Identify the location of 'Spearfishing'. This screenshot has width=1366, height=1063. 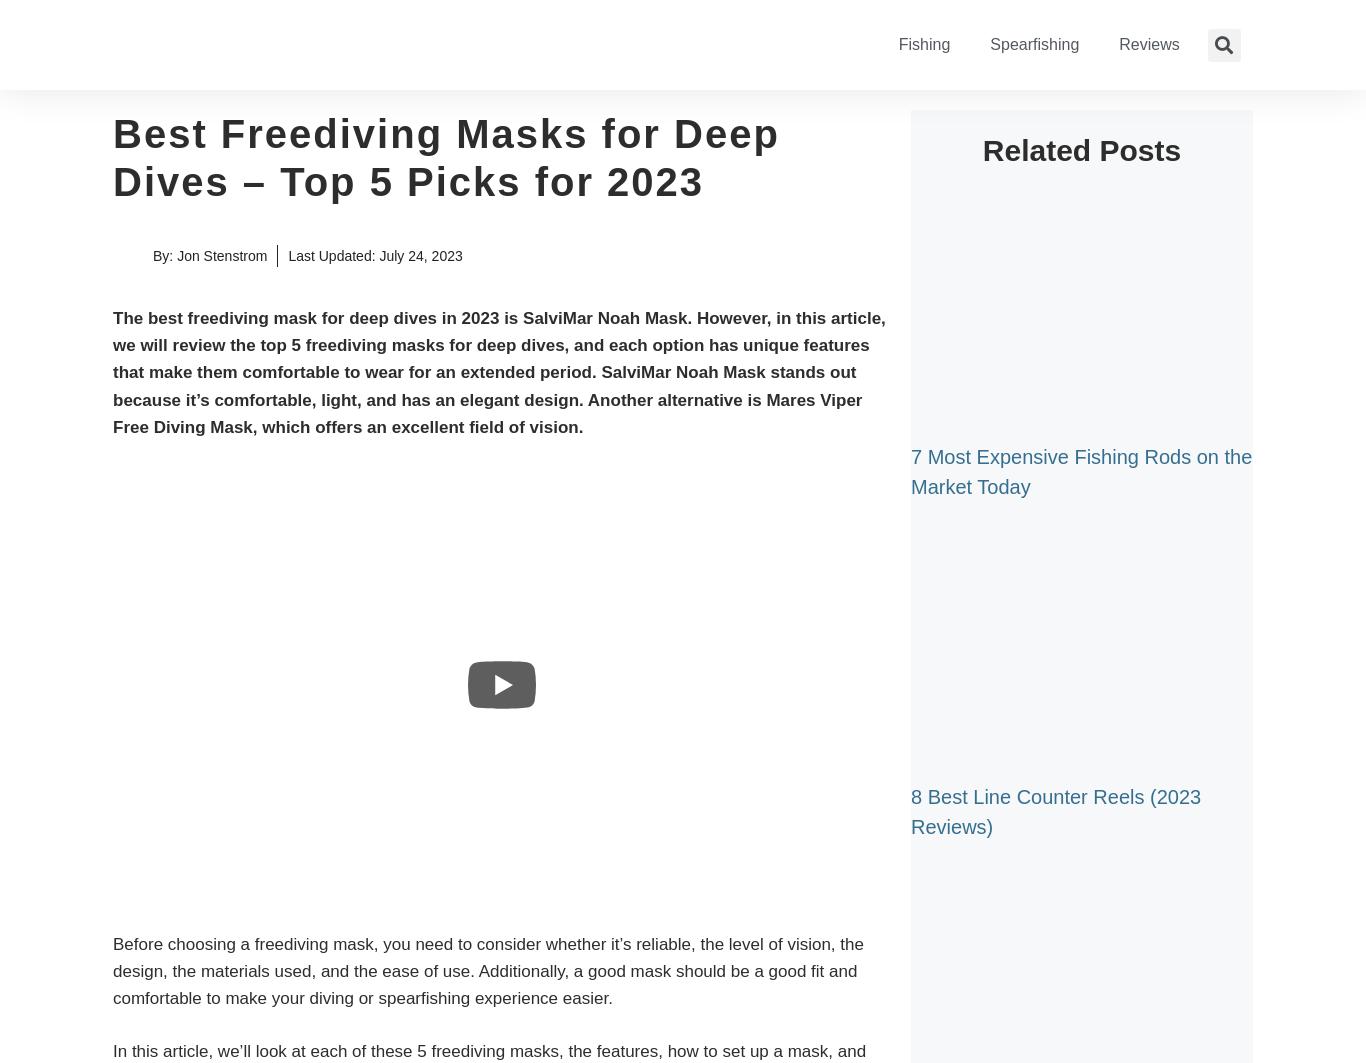
(1033, 44).